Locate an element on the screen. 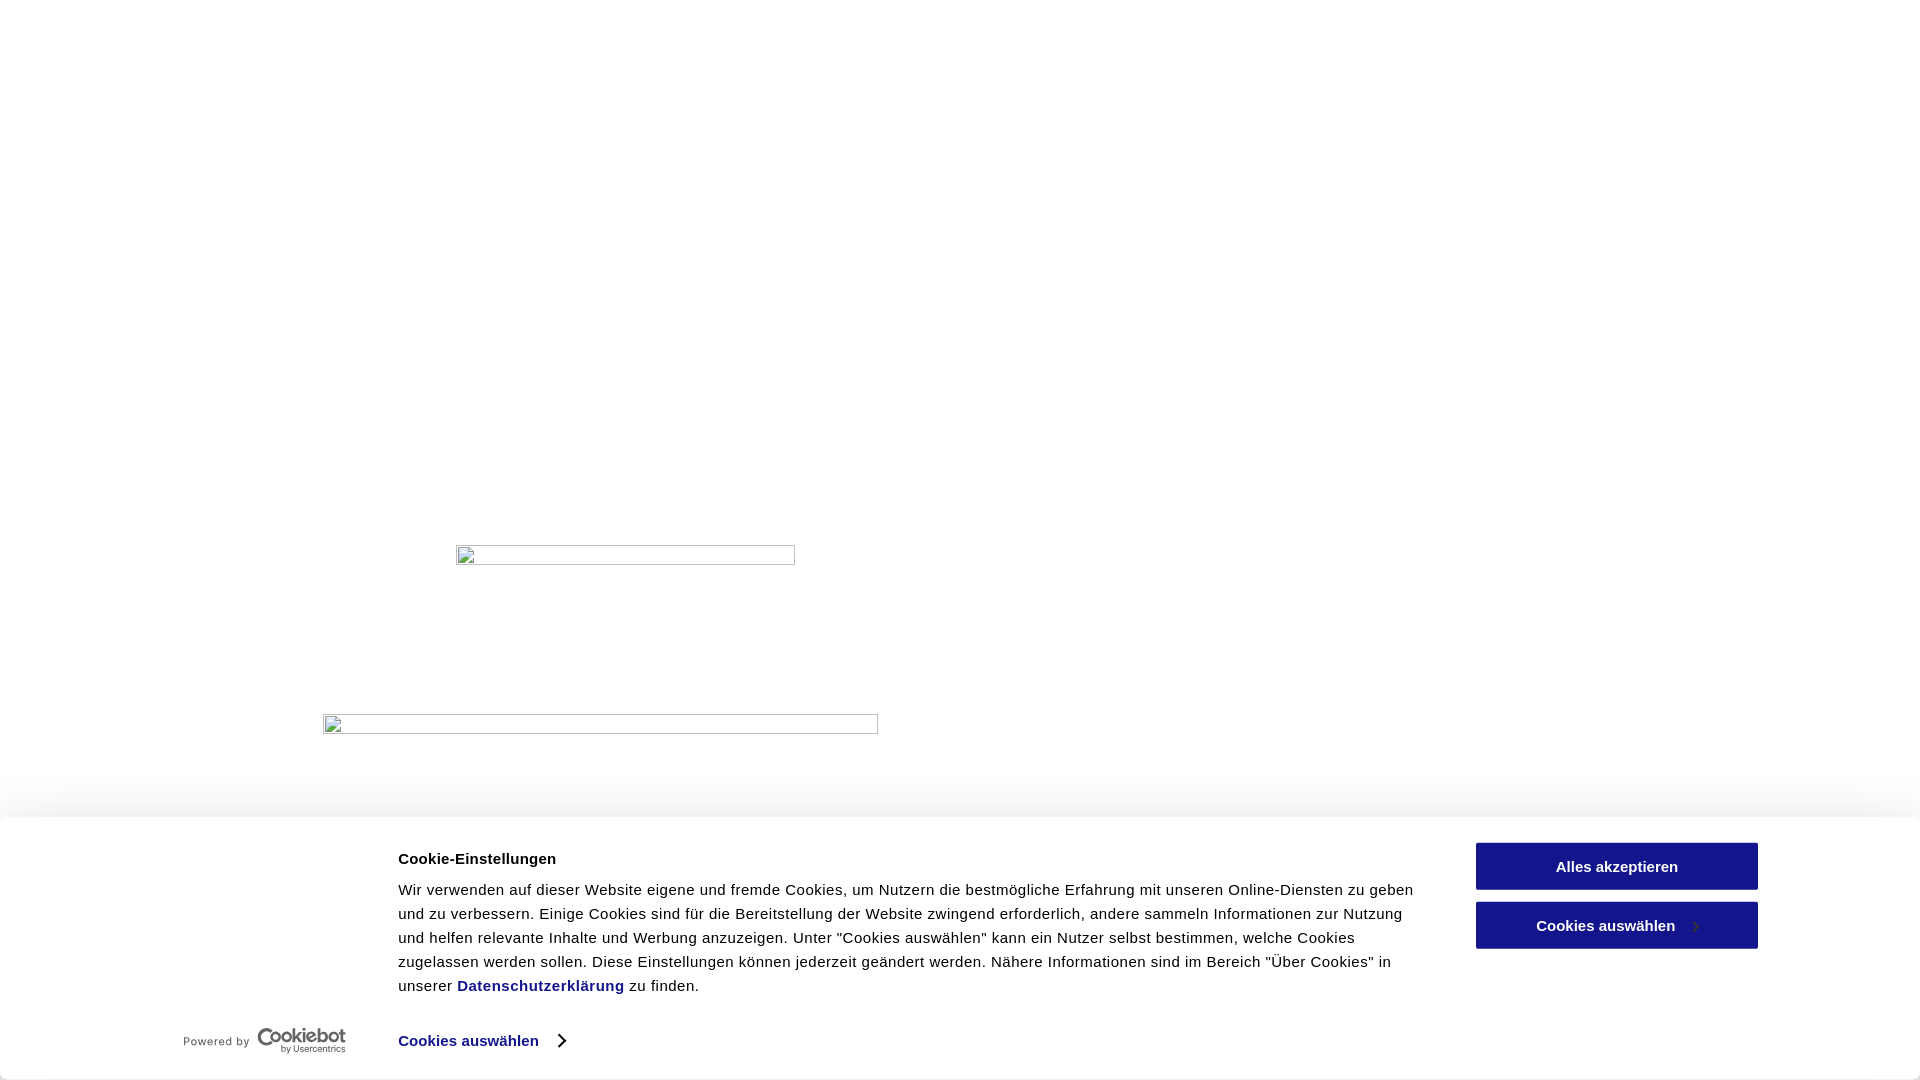  'Alles akzeptieren' is located at coordinates (1617, 865).